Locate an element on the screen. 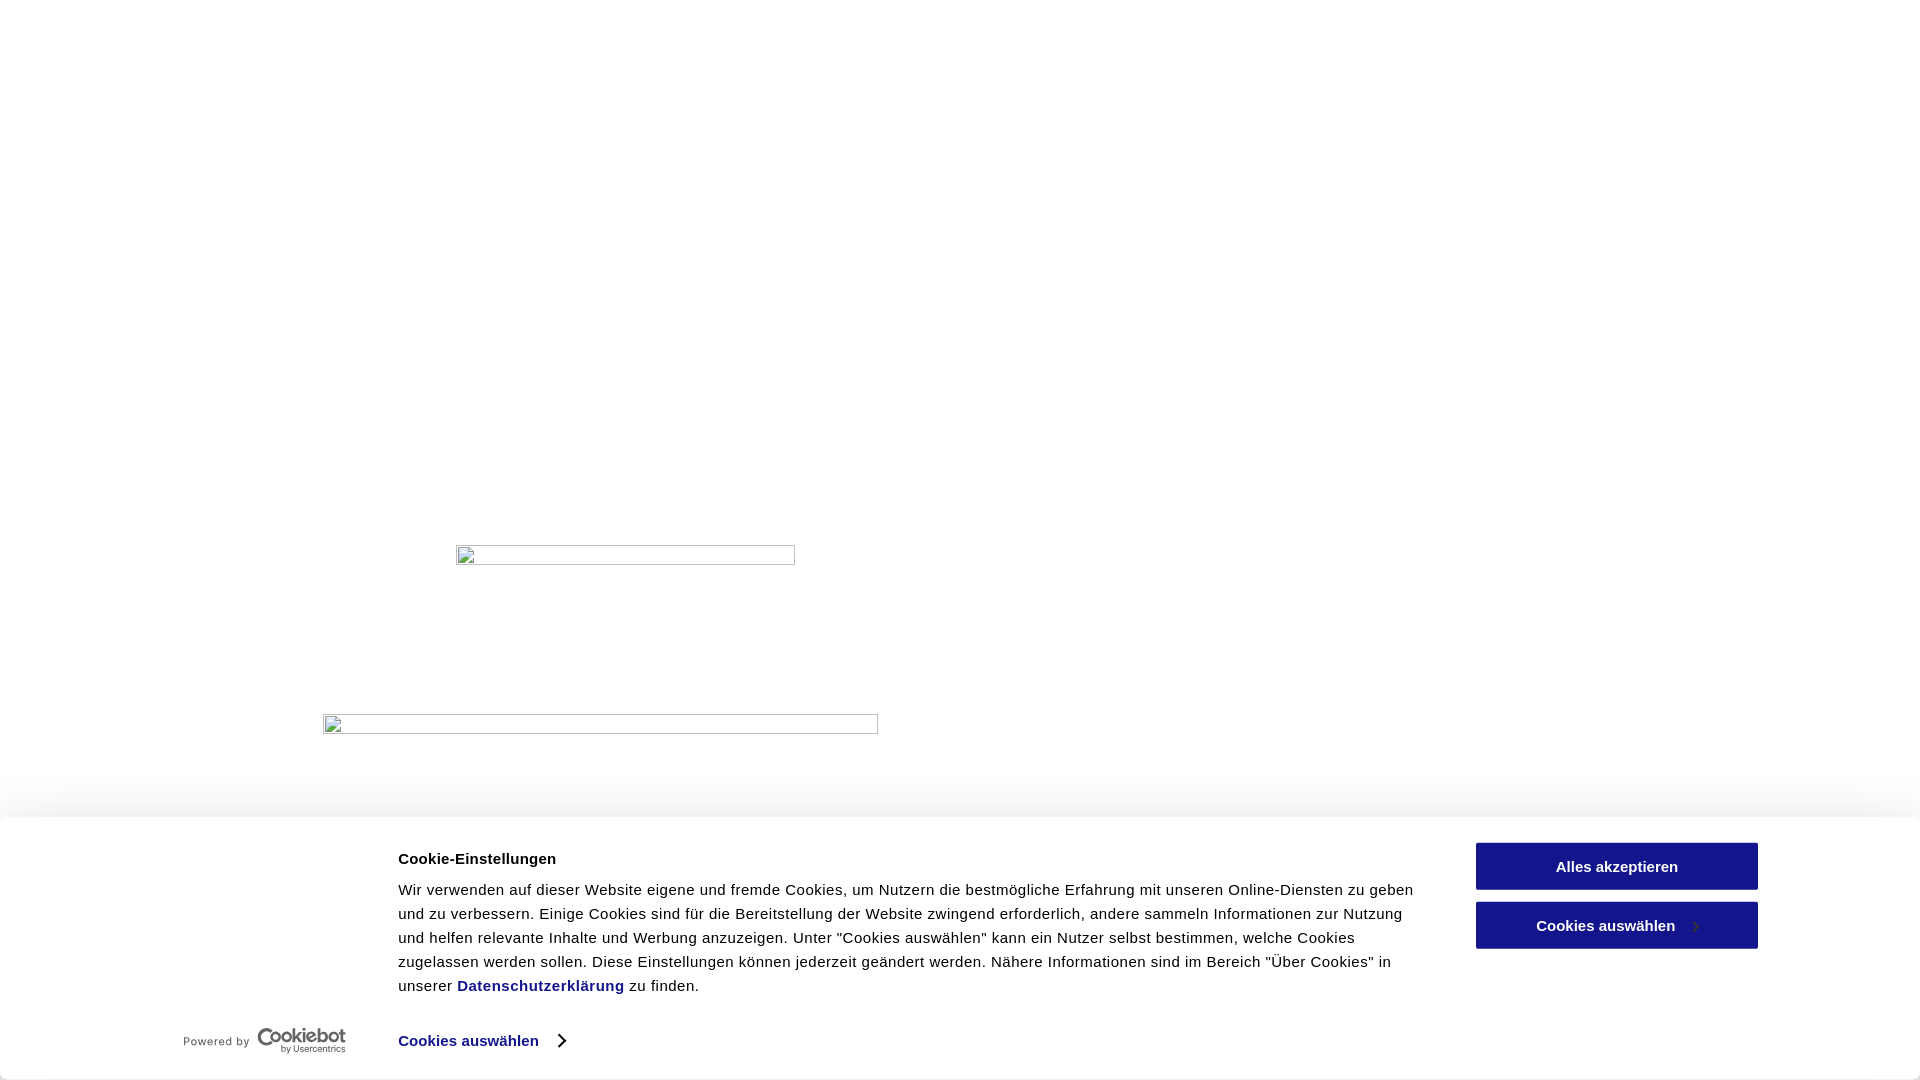  'Alles akzeptieren' is located at coordinates (1617, 865).